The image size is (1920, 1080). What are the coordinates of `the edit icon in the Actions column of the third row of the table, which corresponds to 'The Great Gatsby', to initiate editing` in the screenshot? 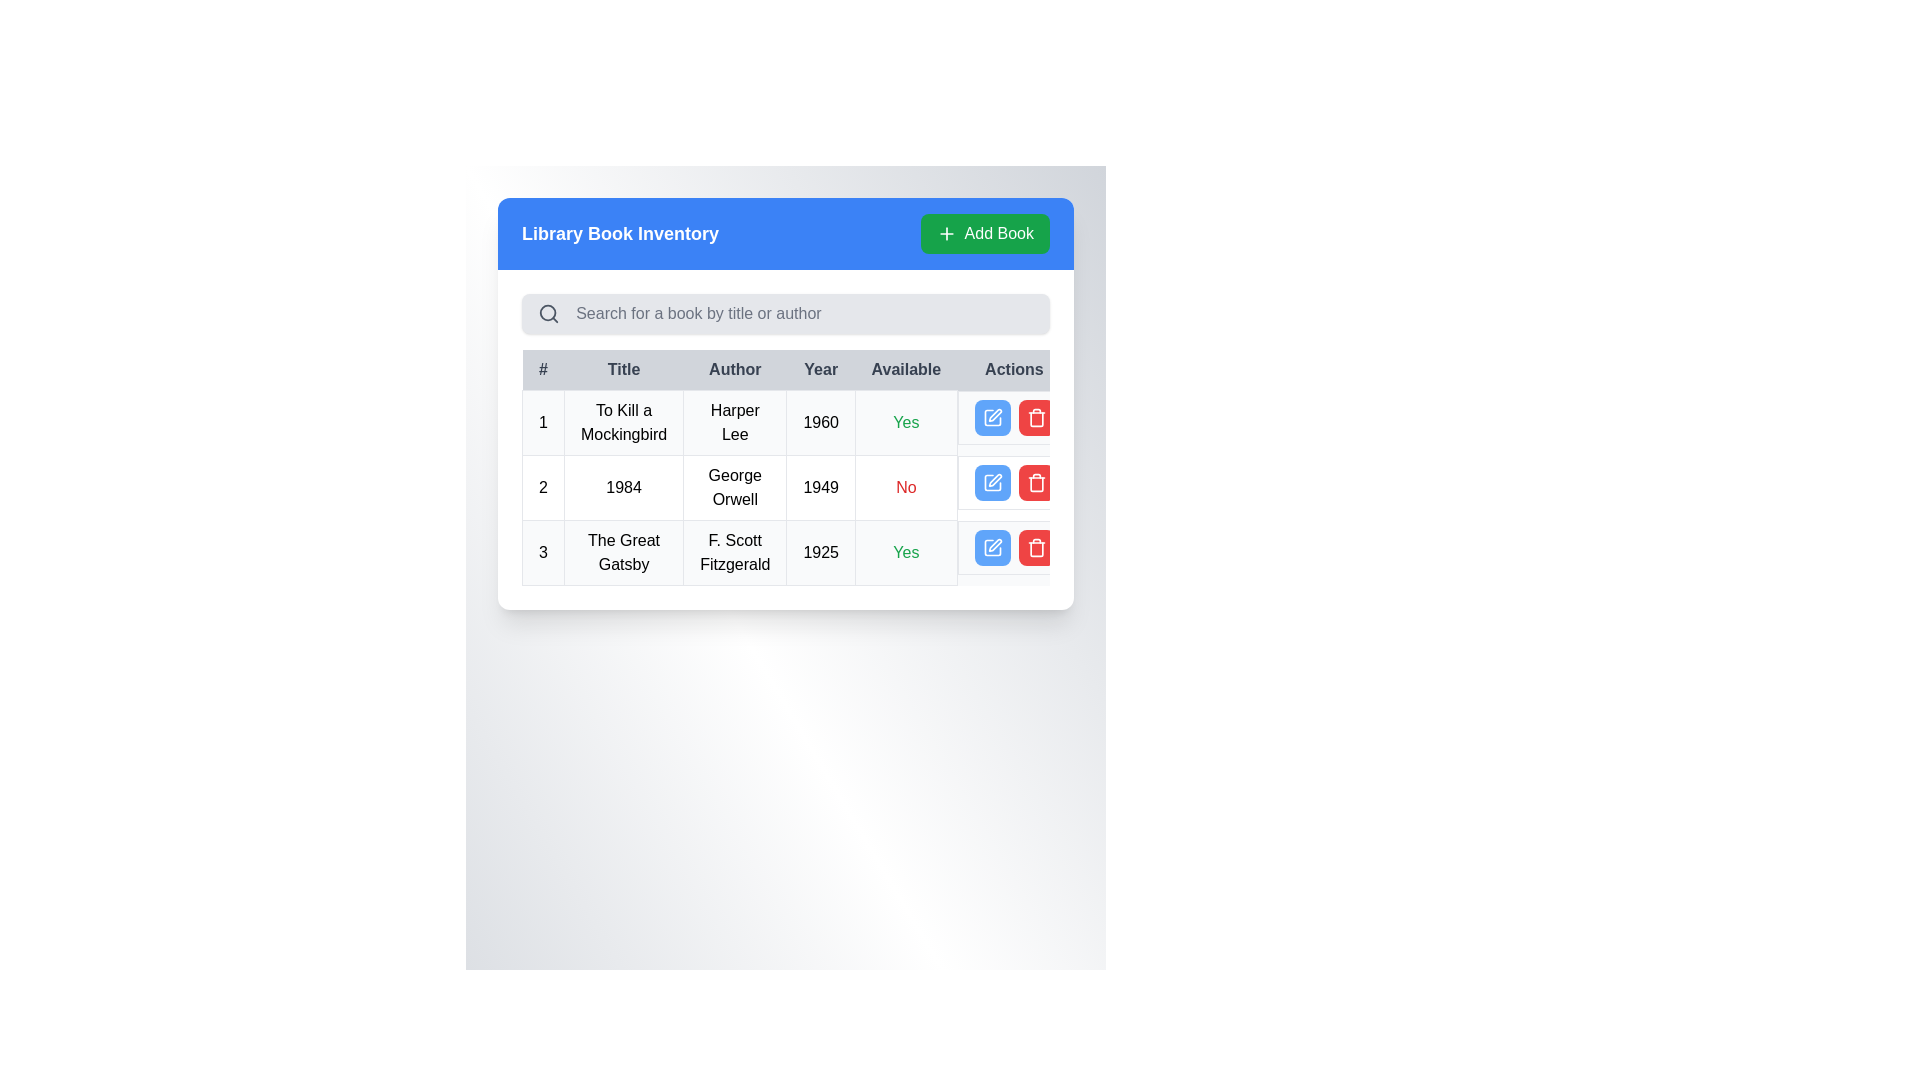 It's located at (992, 547).